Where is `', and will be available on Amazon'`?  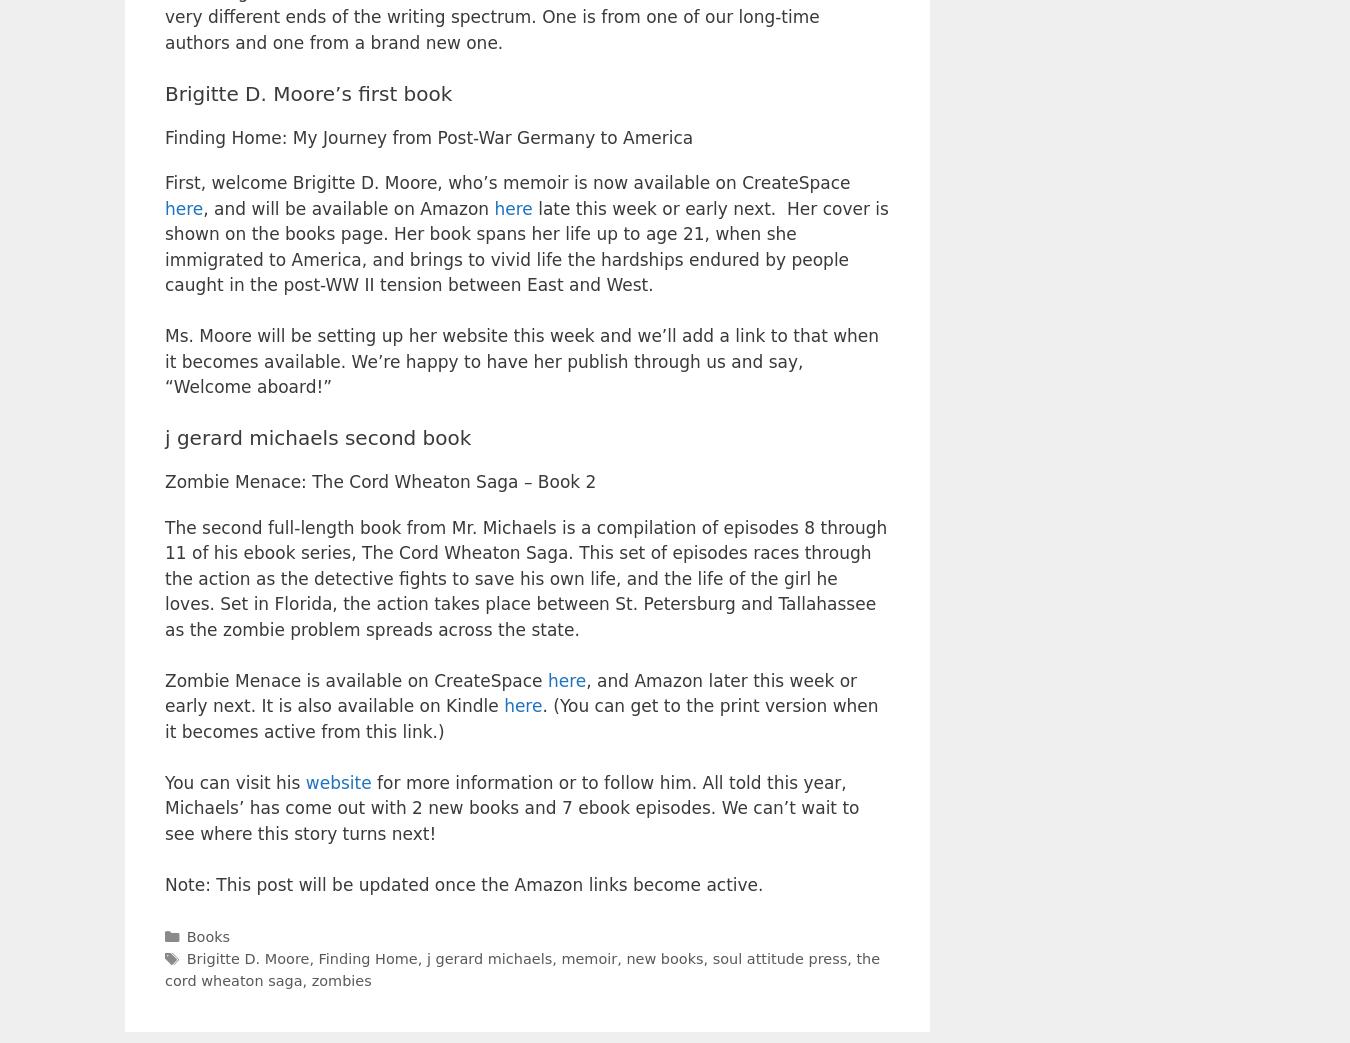
', and will be available on Amazon' is located at coordinates (348, 206).